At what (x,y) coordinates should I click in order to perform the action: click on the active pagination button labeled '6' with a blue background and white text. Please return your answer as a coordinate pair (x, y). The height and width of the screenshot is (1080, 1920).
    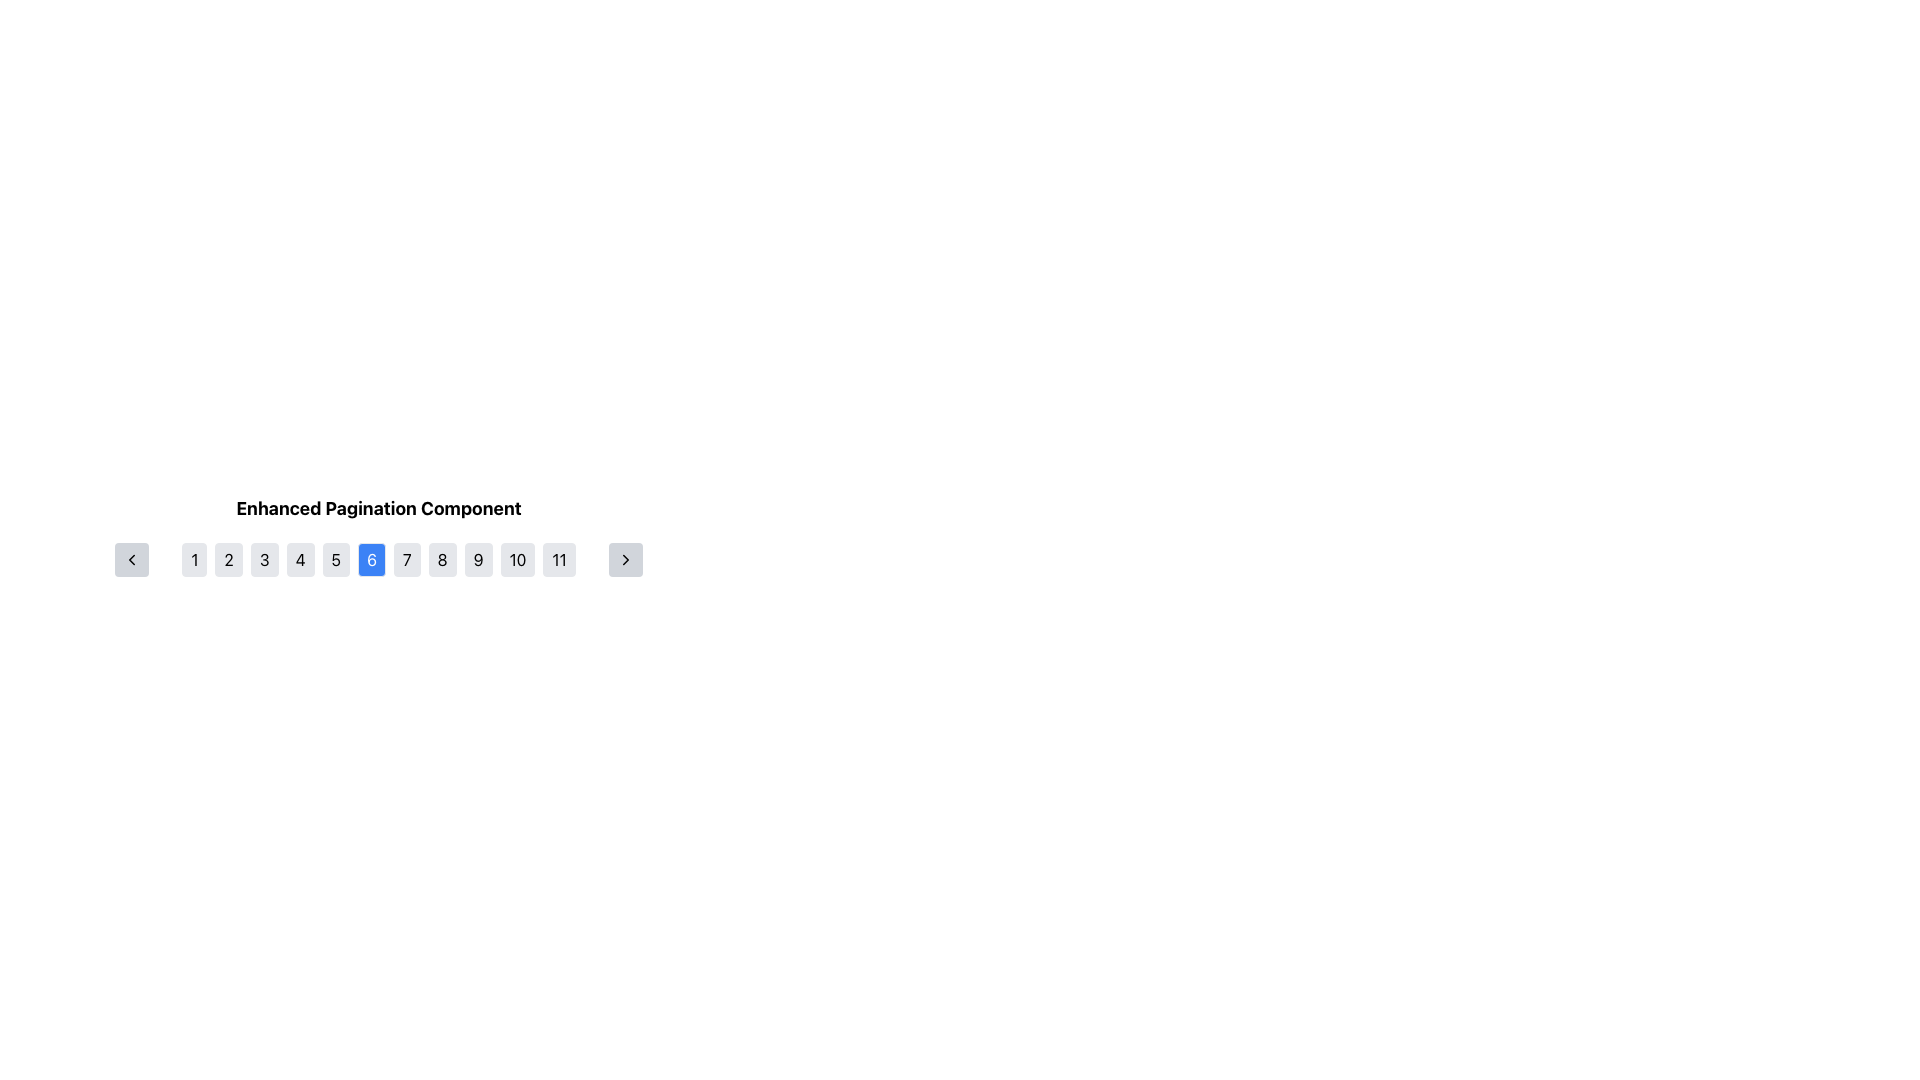
    Looking at the image, I should click on (379, 559).